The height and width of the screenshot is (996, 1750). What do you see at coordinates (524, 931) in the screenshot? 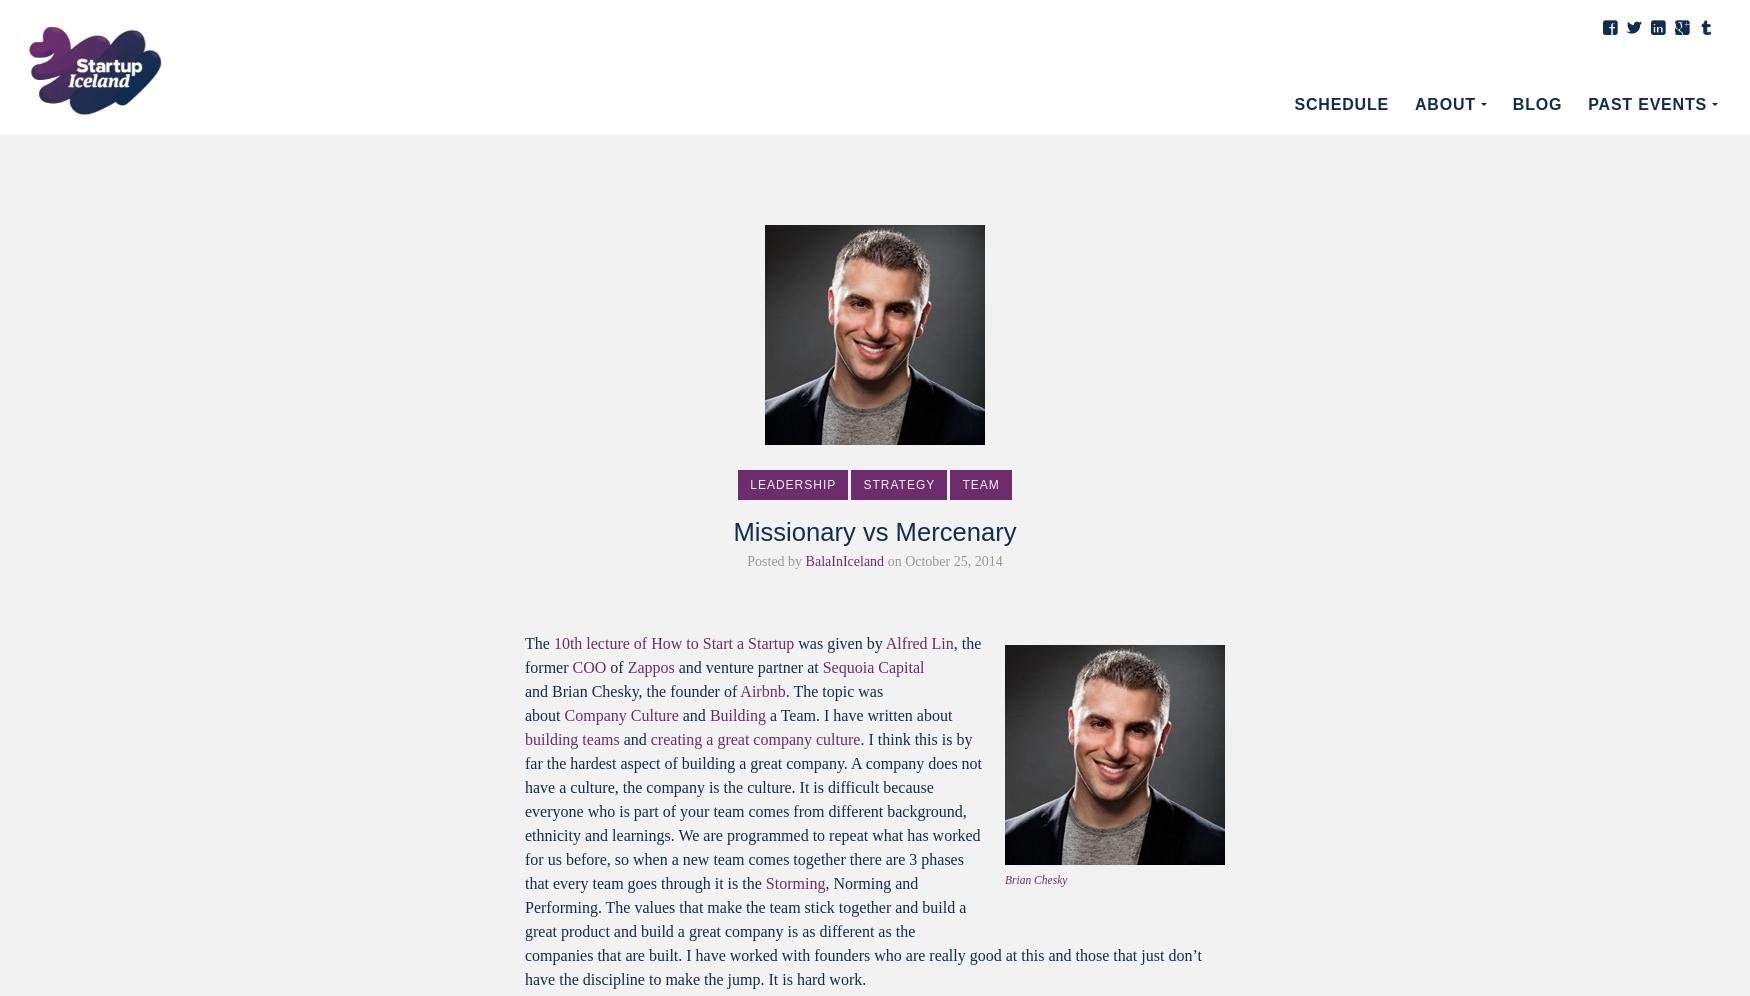
I see `', Norming and Performing. The values that make the team stick together and build a great product and build a great company is as different as the companies that are built. I have worked with founders who are really good at this and those that just don’t have the discipline to make the jump. It is hard work.'` at bounding box center [524, 931].